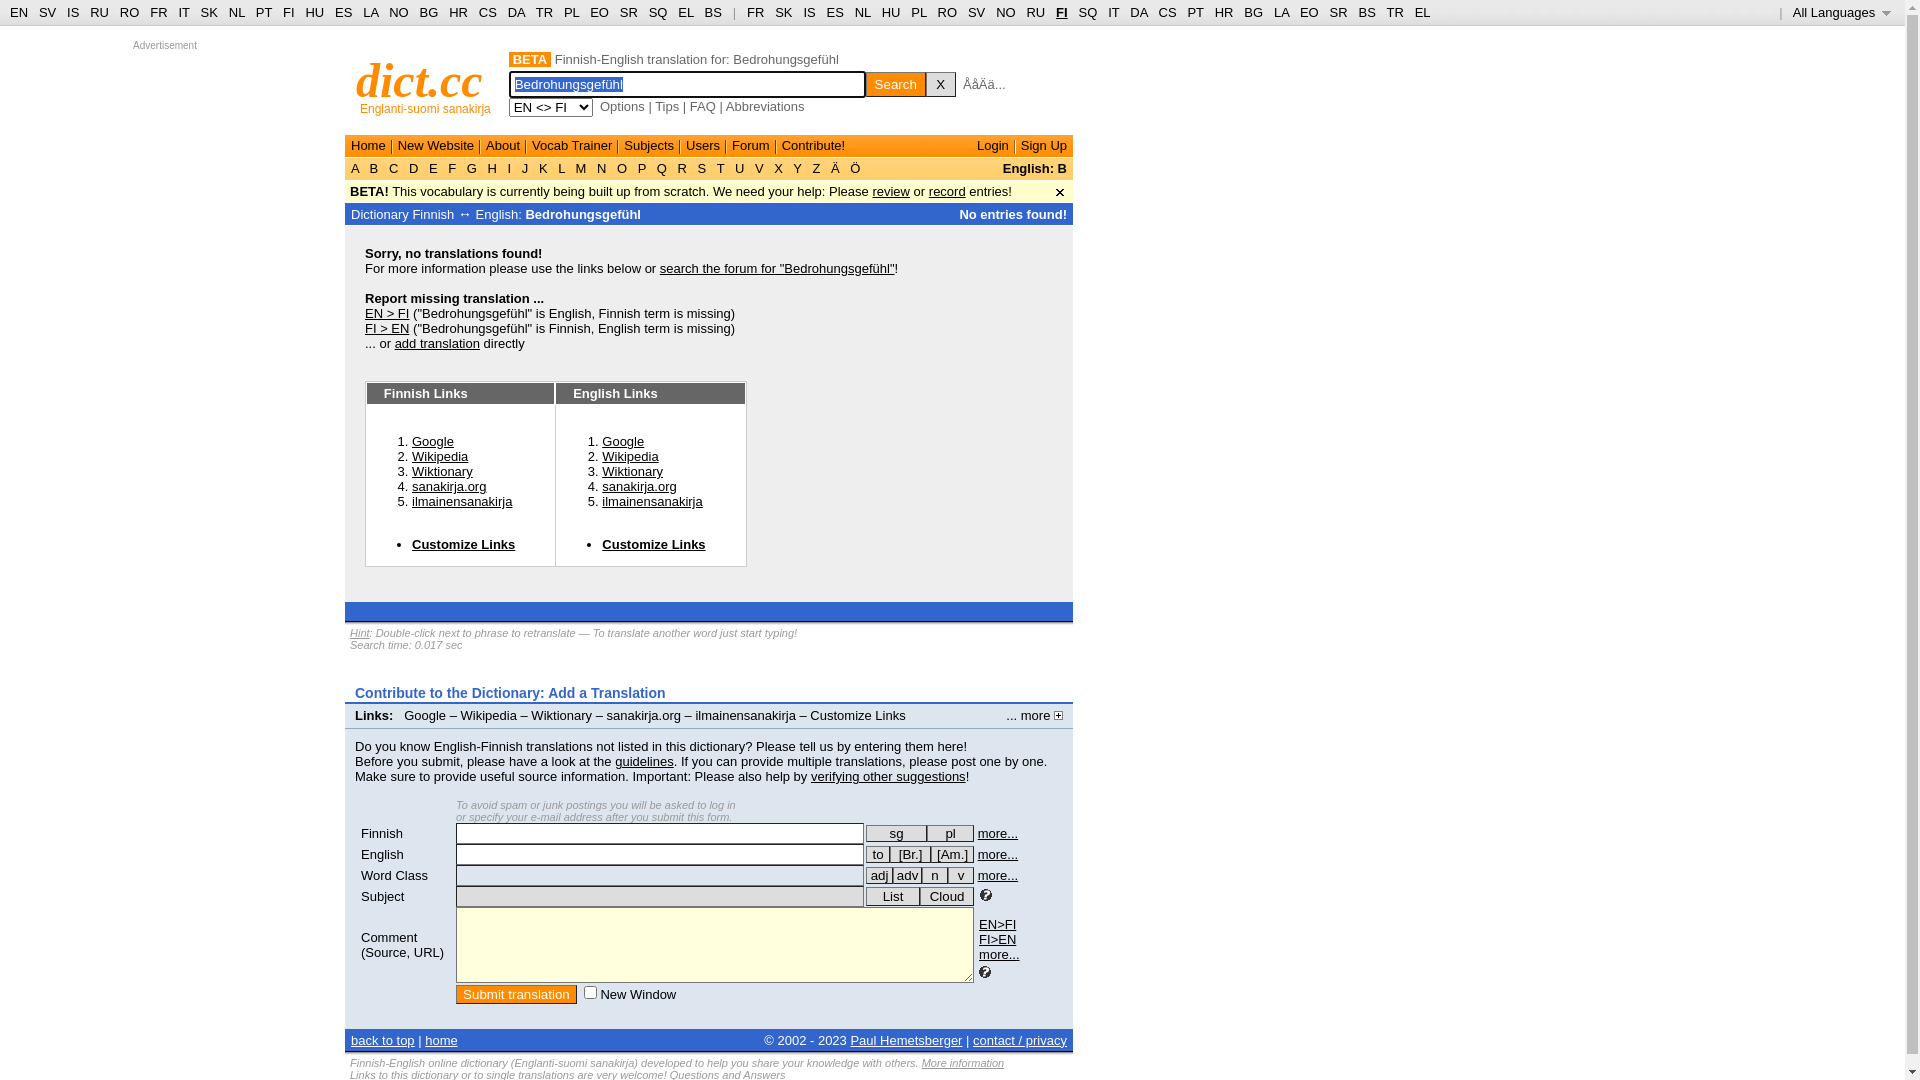  I want to click on 'EN>FI', so click(997, 924).